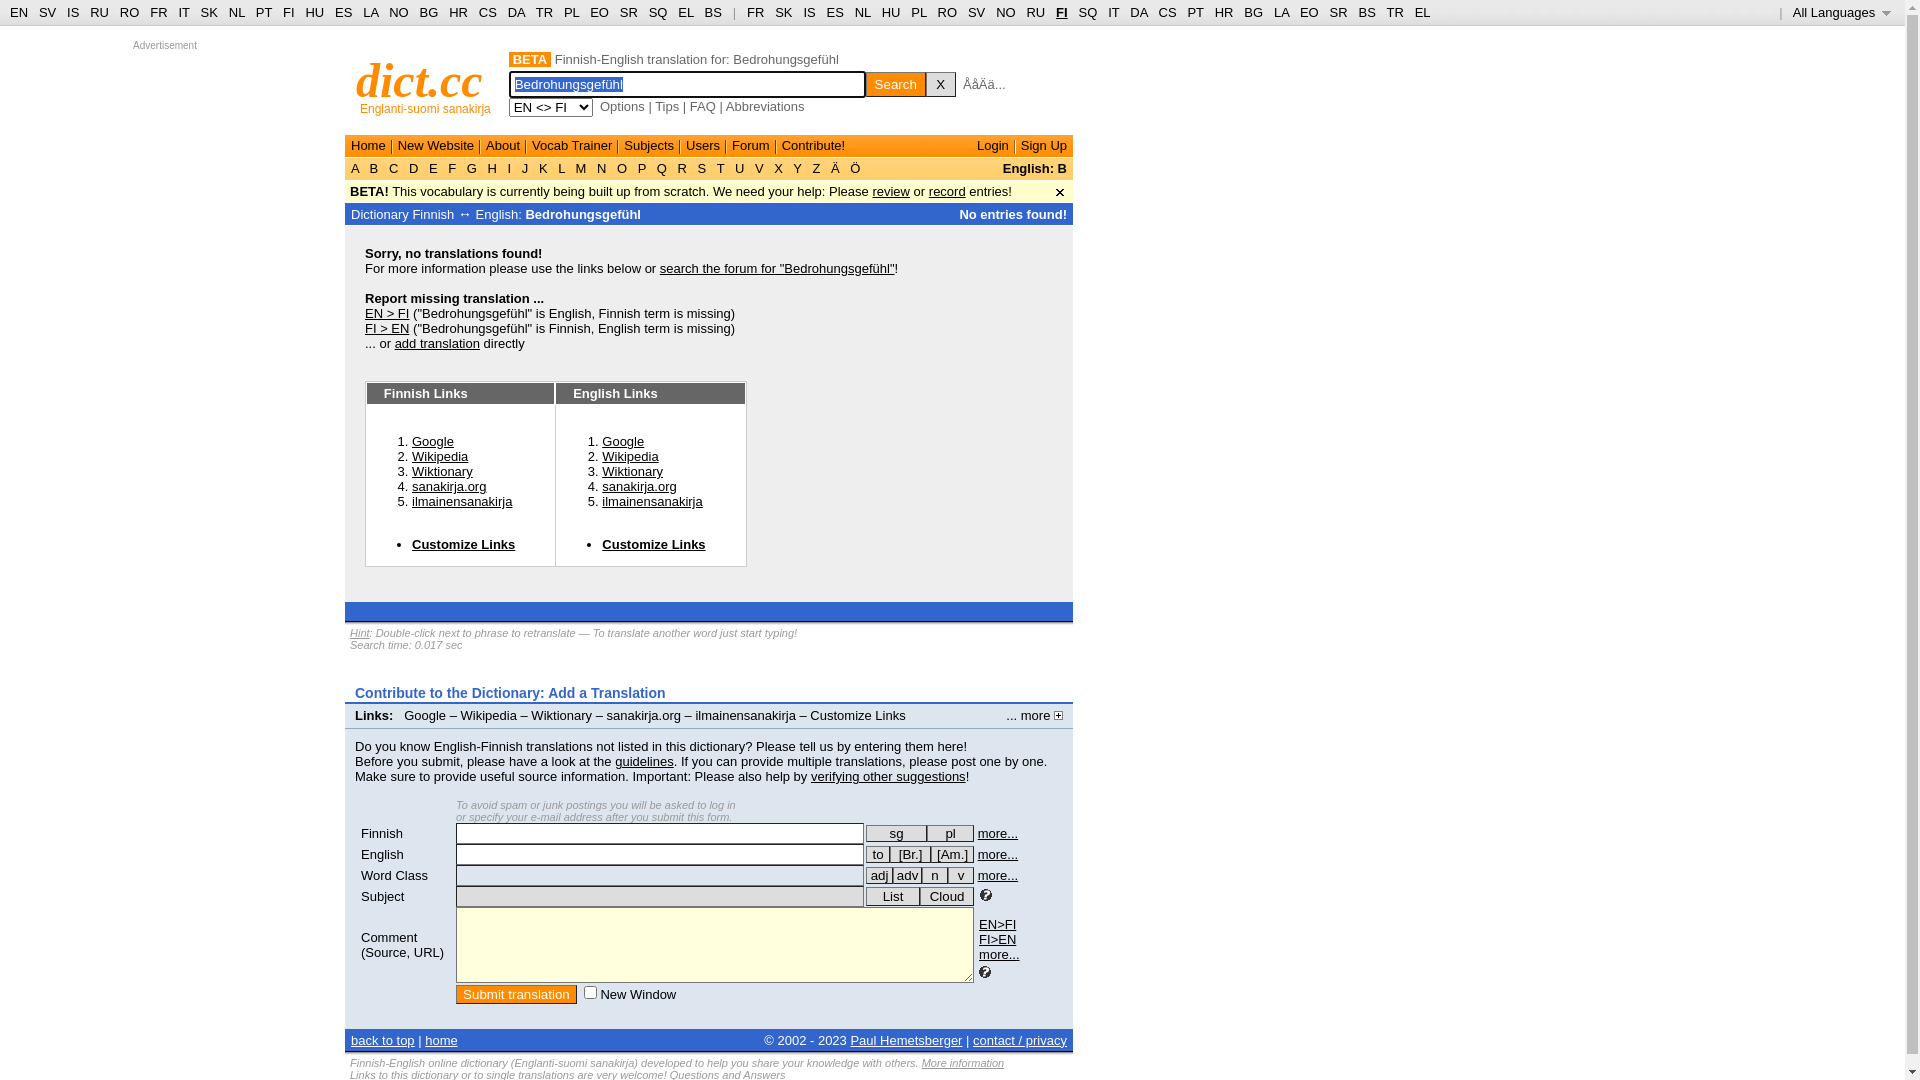  I want to click on 'EN>FI', so click(997, 924).